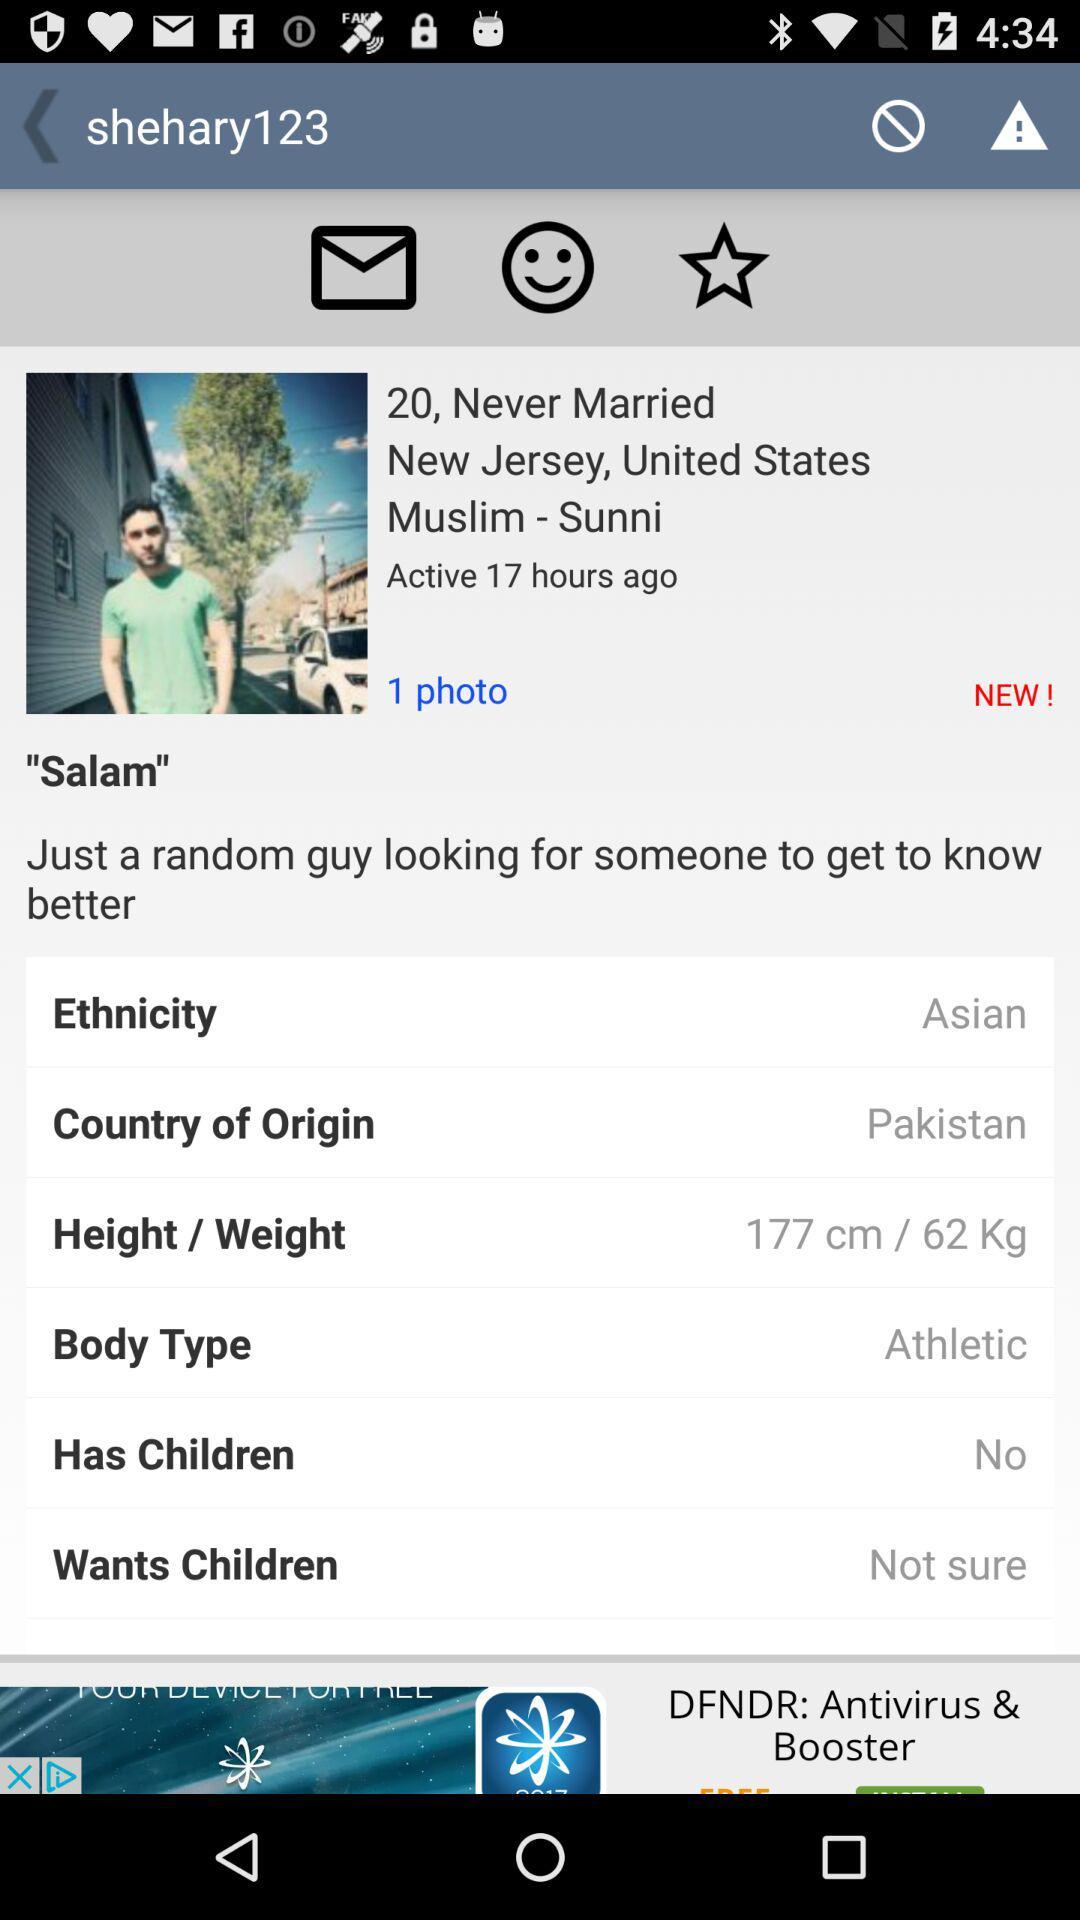 This screenshot has height=1920, width=1080. What do you see at coordinates (547, 285) in the screenshot?
I see `the emoji icon` at bounding box center [547, 285].